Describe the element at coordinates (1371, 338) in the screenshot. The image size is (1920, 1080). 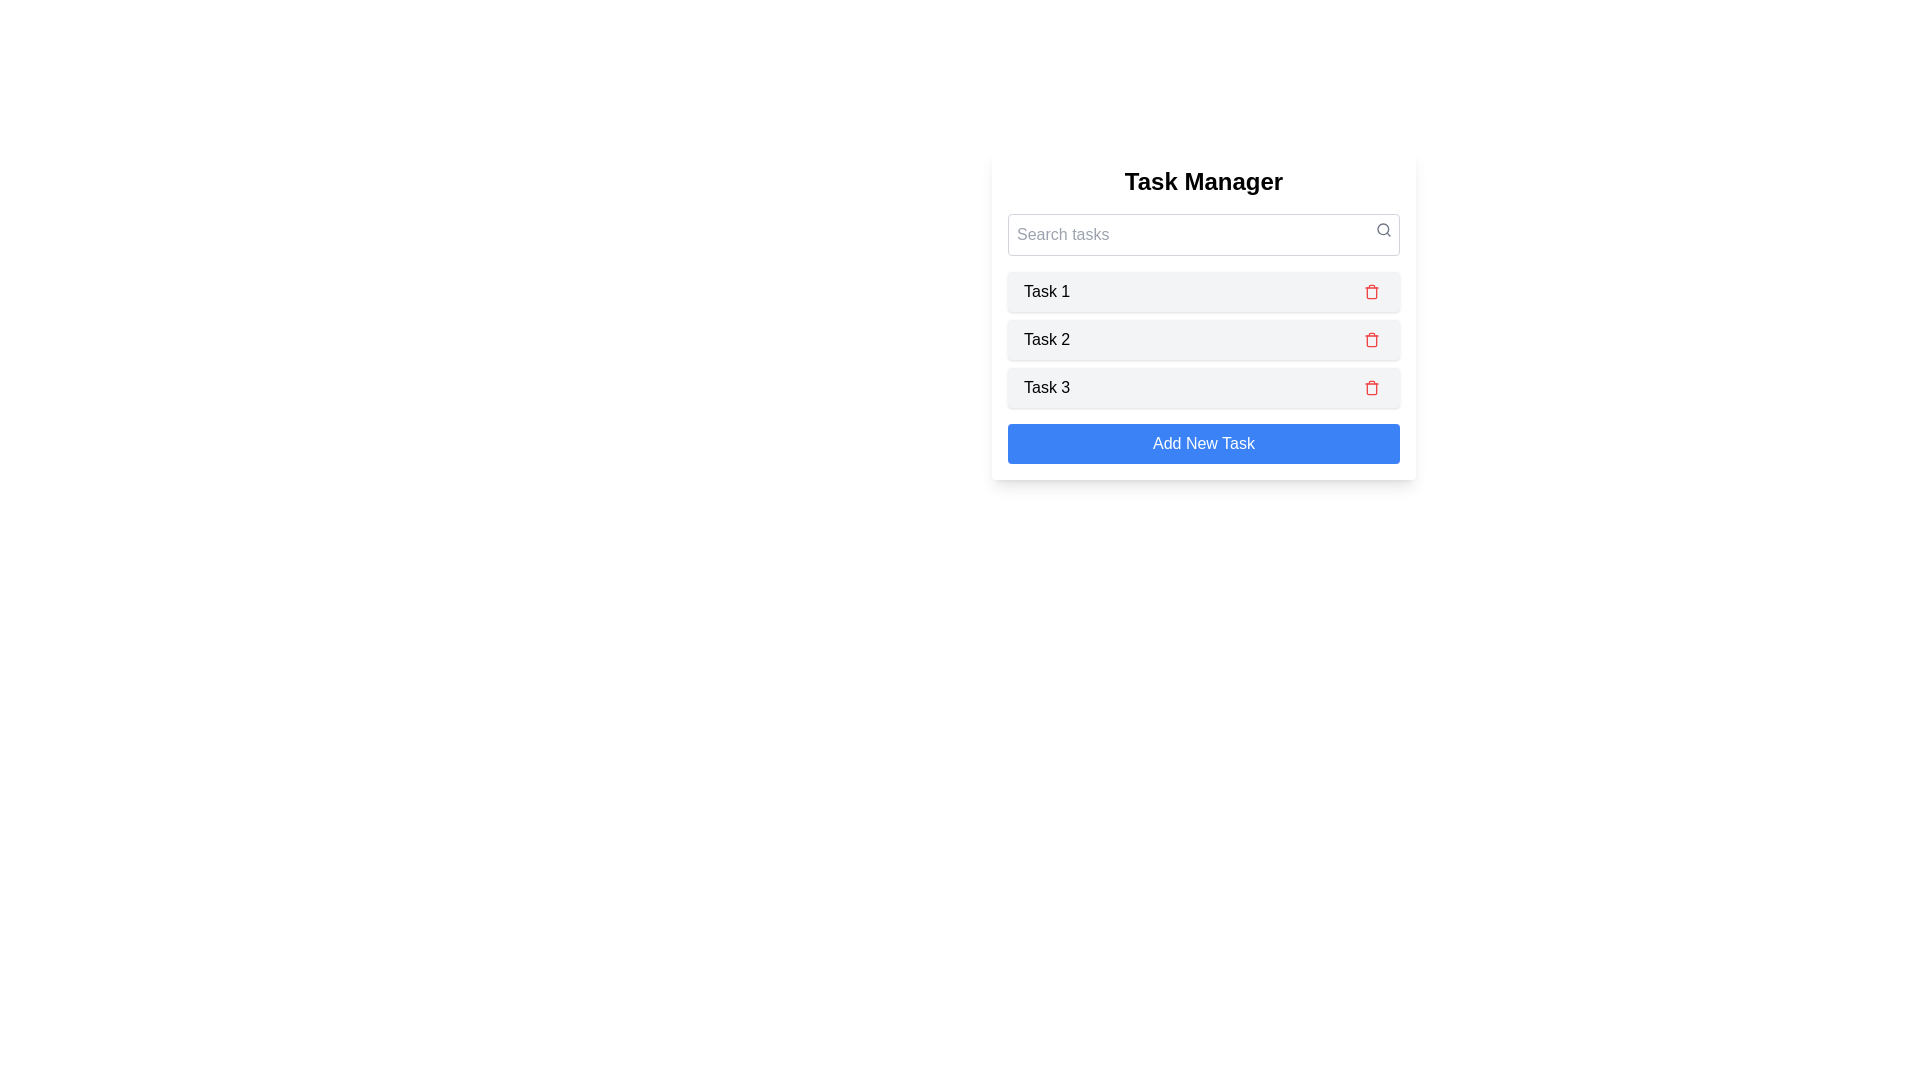
I see `the delete icon for task 2` at that location.